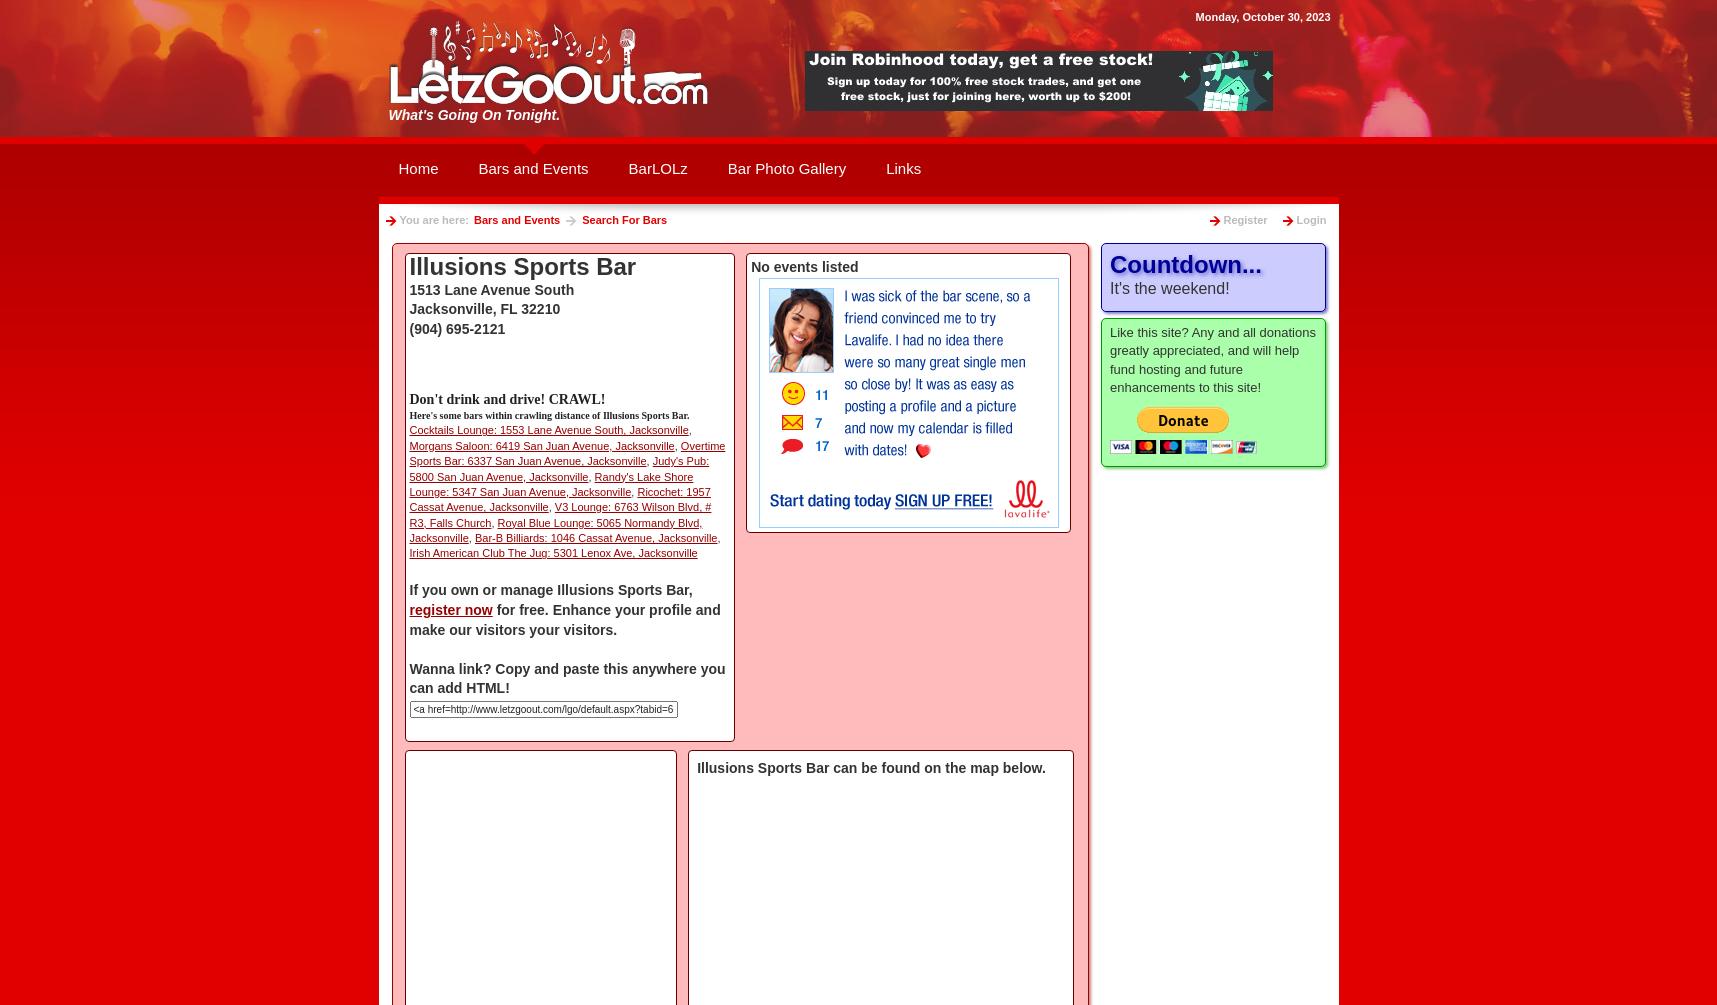  What do you see at coordinates (550, 589) in the screenshot?
I see `'If you own or manage Illusions Sports Bar,'` at bounding box center [550, 589].